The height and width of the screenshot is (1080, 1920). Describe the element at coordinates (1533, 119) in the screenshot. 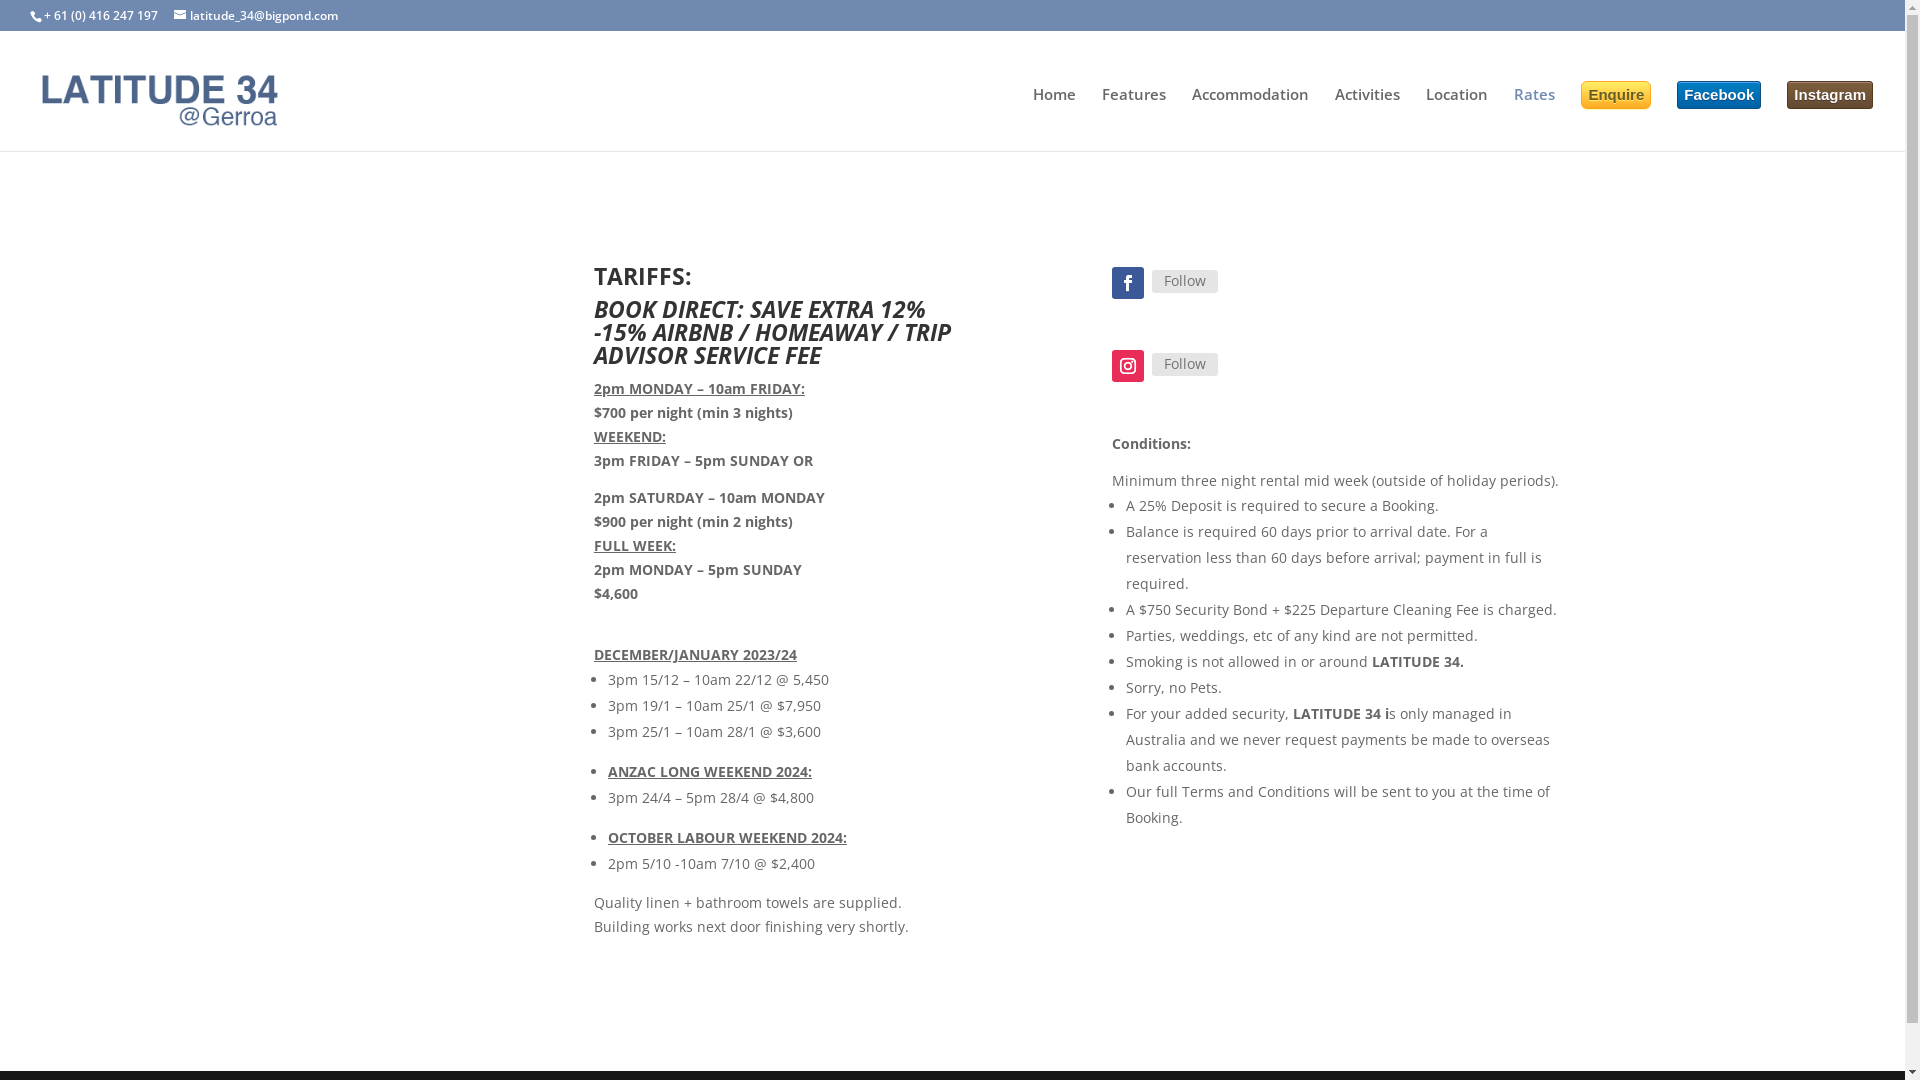

I see `'Rates'` at that location.